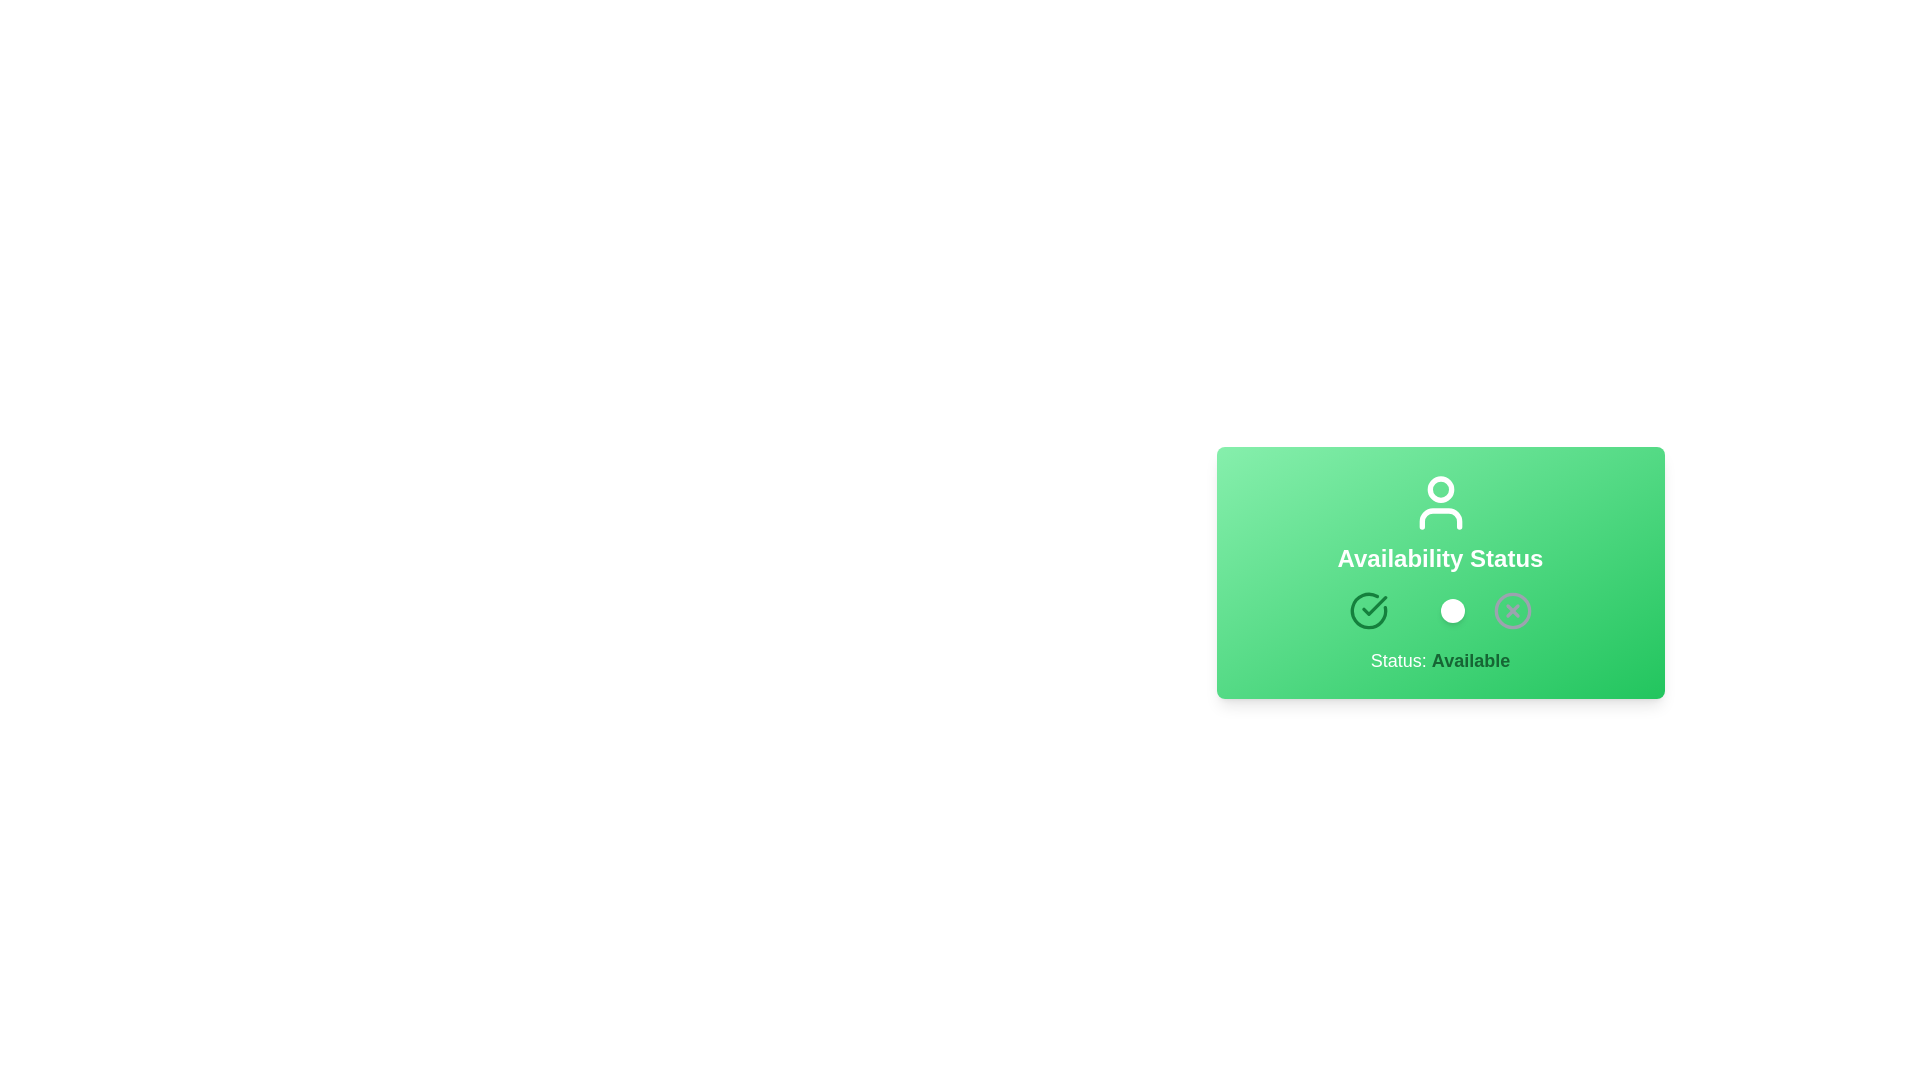  I want to click on the toggle switch, which is a horizontally placed element with a green background and a circular white knob to the right, so click(1440, 609).